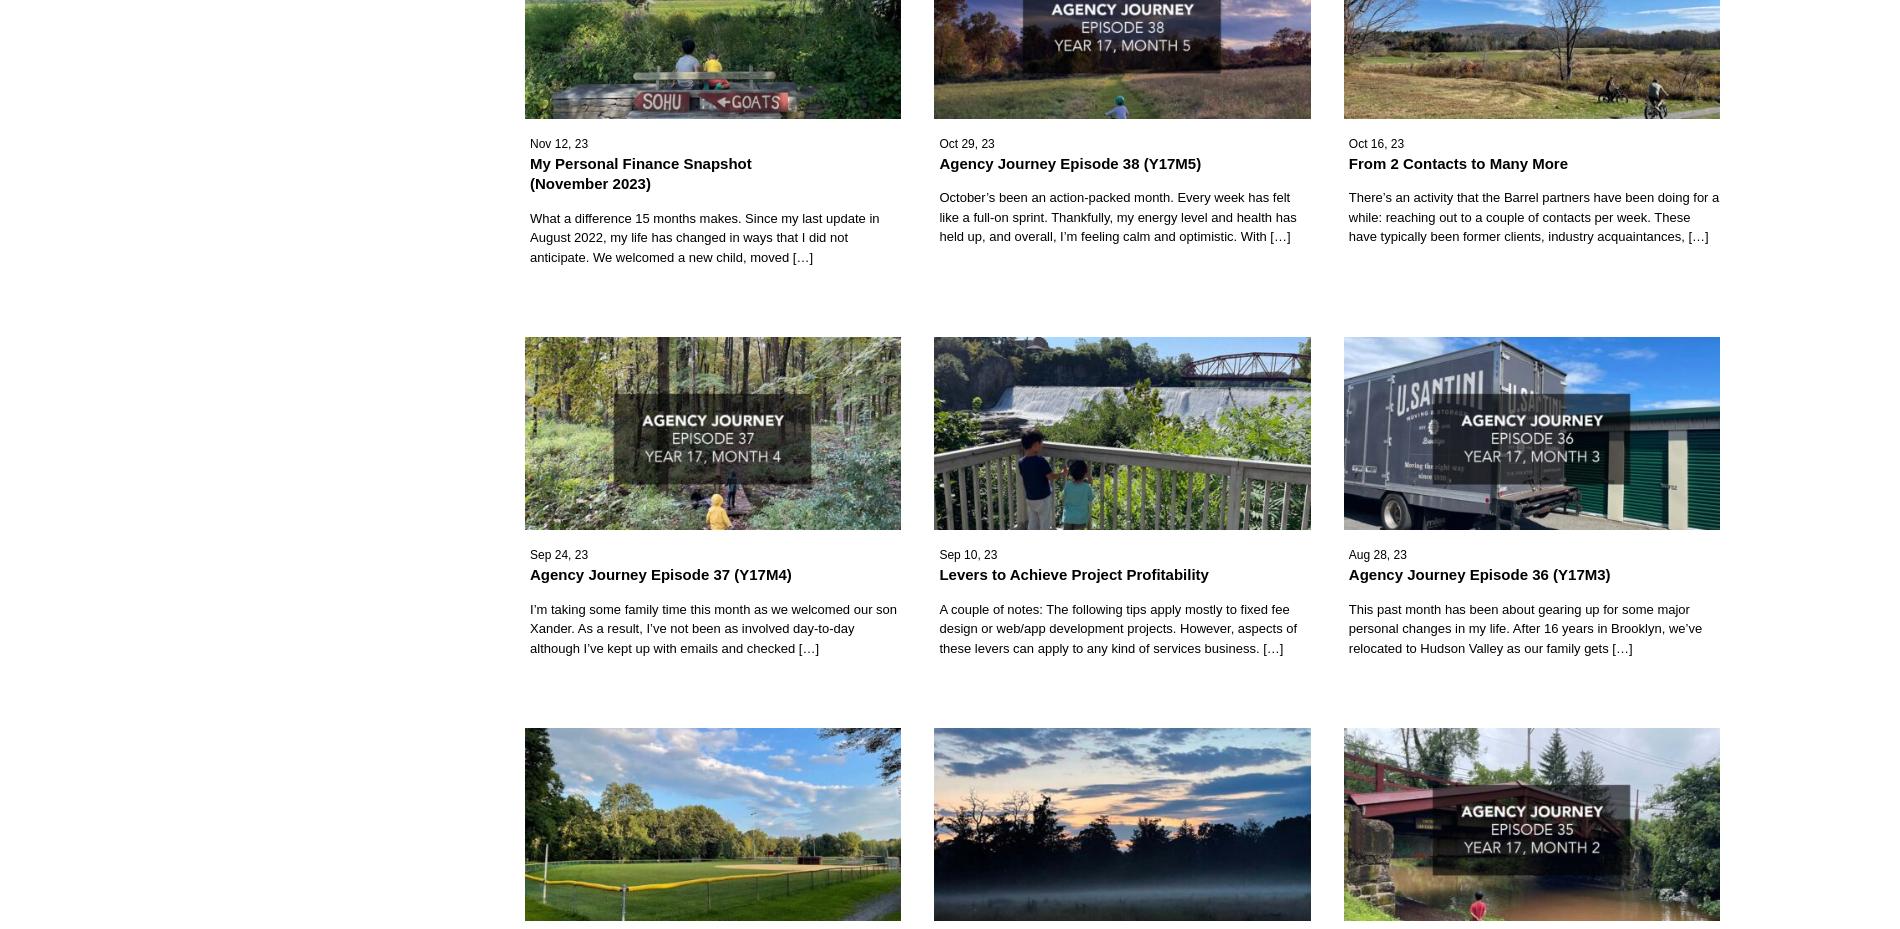 The image size is (1900, 929). What do you see at coordinates (937, 573) in the screenshot?
I see `'Levers to Achieve Project Profitability'` at bounding box center [937, 573].